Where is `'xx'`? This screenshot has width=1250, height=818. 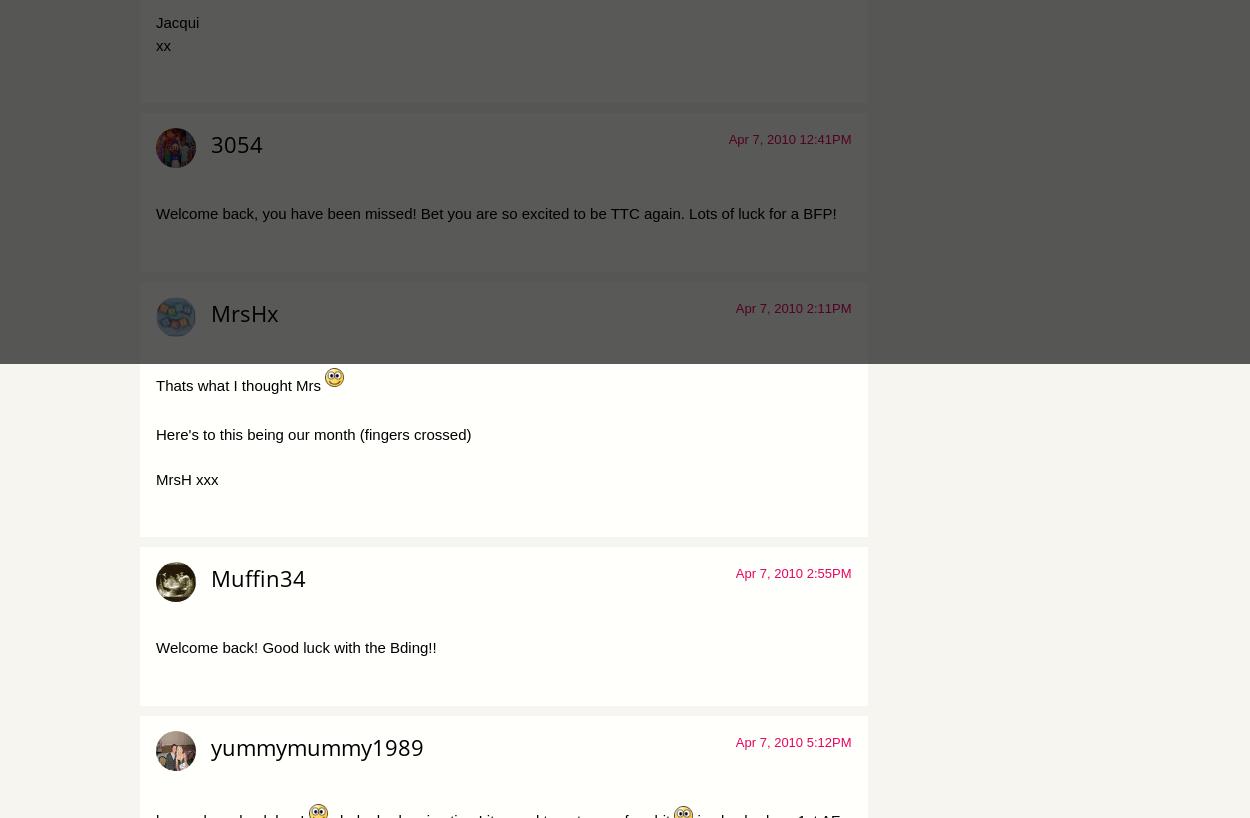
'xx' is located at coordinates (163, 43).